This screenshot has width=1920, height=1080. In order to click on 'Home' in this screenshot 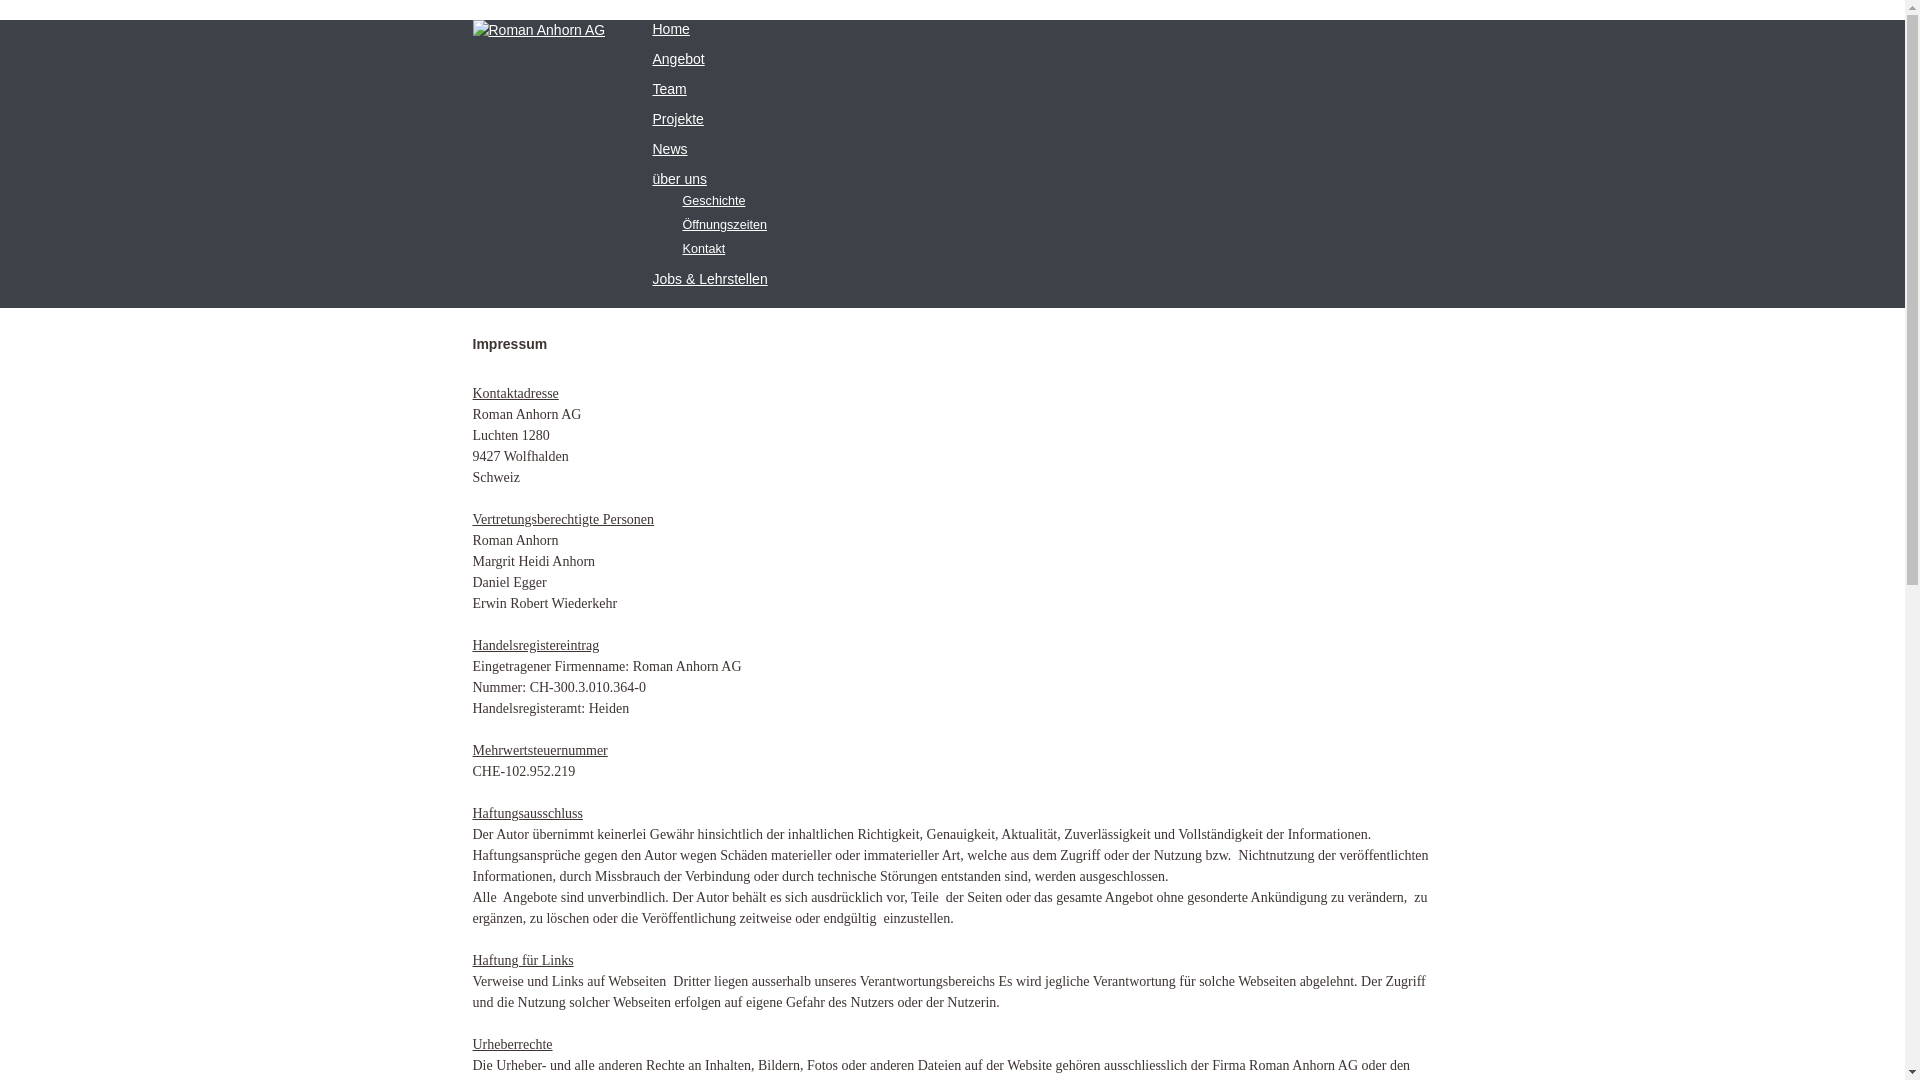, I will do `click(670, 29)`.